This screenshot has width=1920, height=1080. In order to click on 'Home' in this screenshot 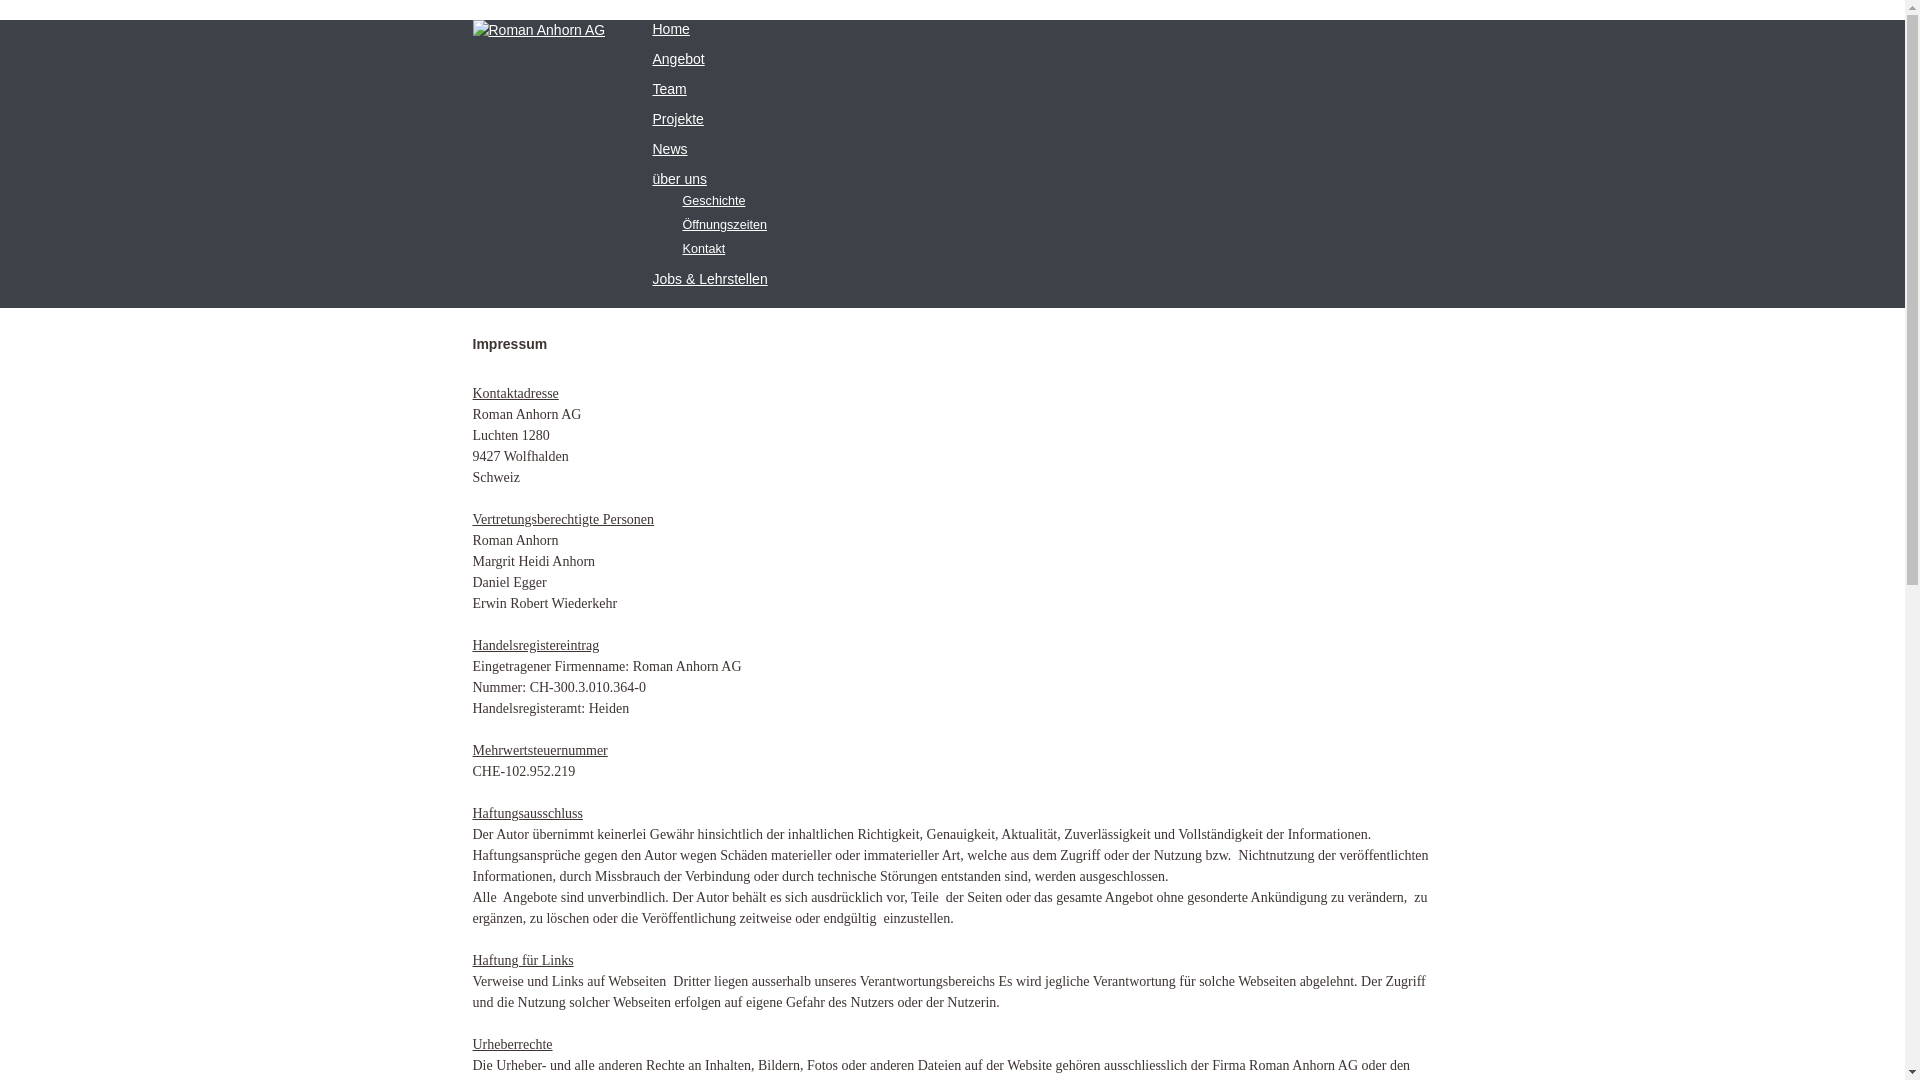, I will do `click(670, 29)`.